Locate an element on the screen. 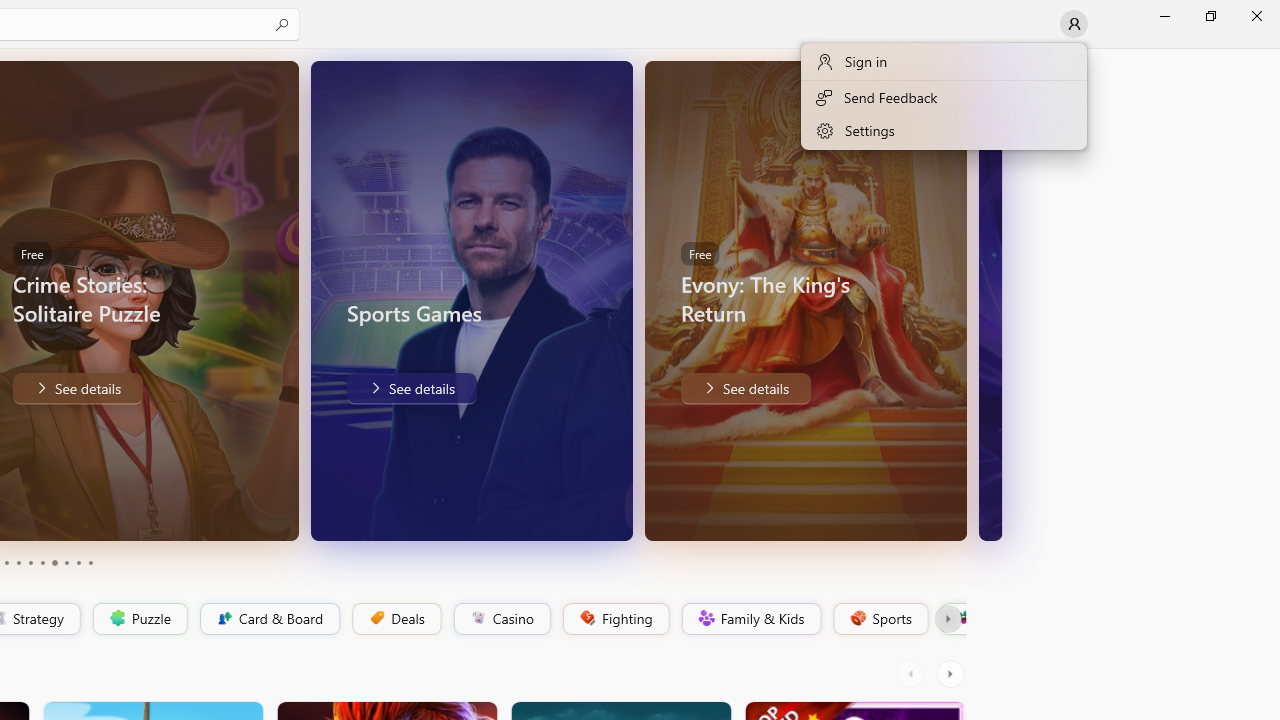 The width and height of the screenshot is (1280, 720). 'Page 8' is located at coordinates (65, 563).